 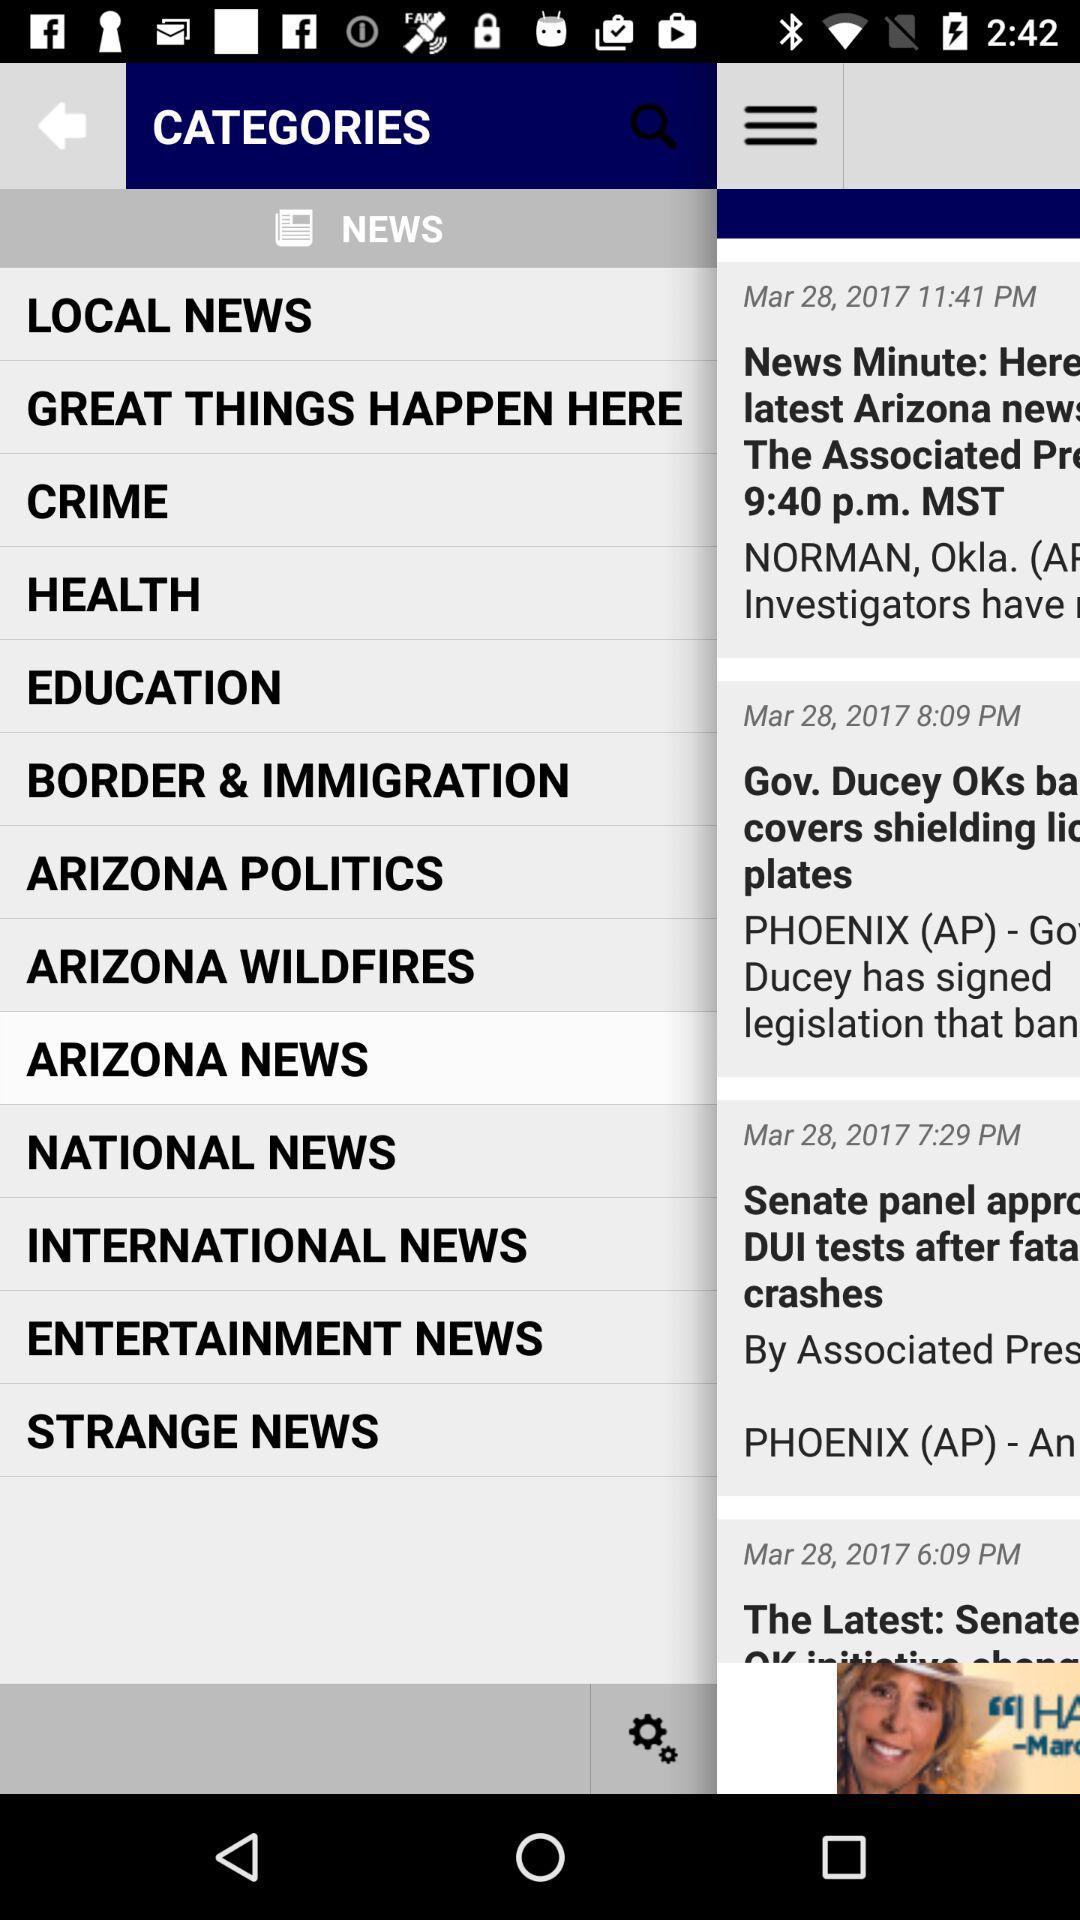 I want to click on the arrow_backward icon, so click(x=61, y=124).